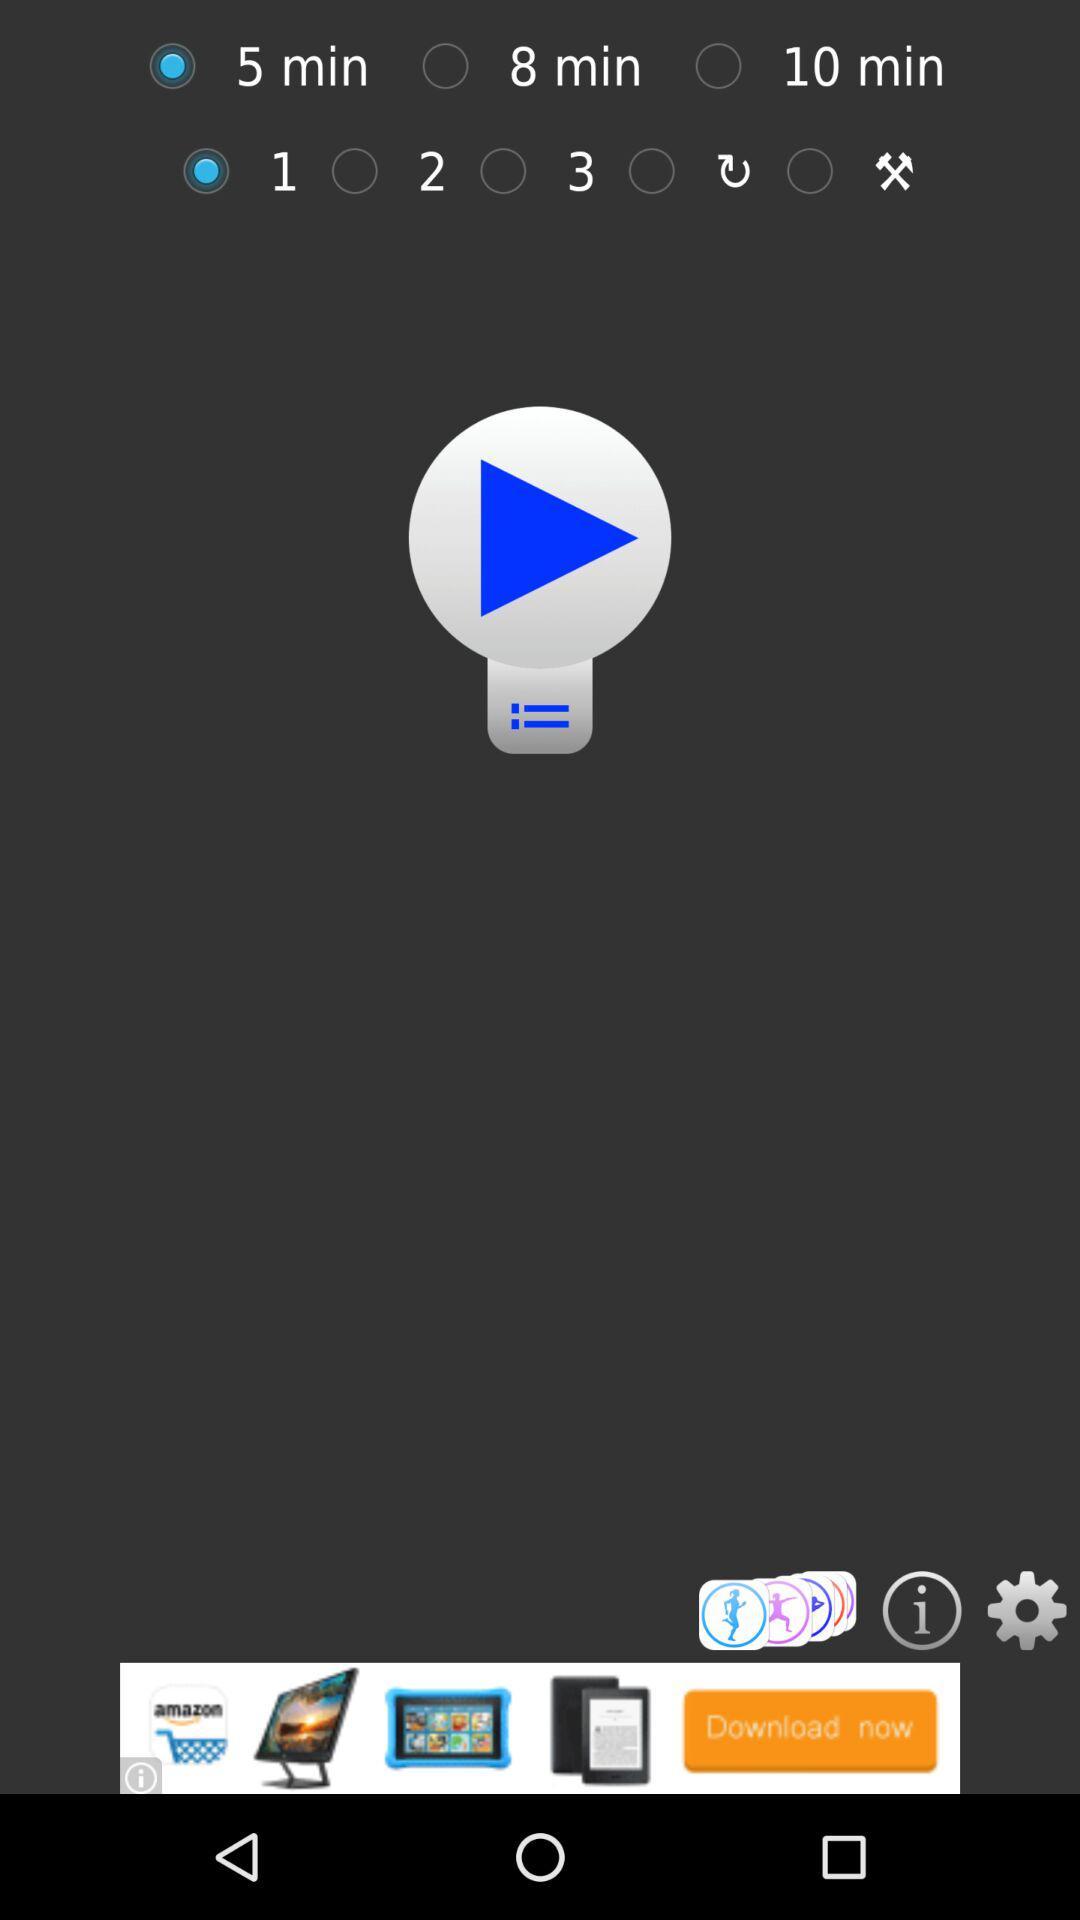  What do you see at coordinates (540, 537) in the screenshot?
I see `option` at bounding box center [540, 537].